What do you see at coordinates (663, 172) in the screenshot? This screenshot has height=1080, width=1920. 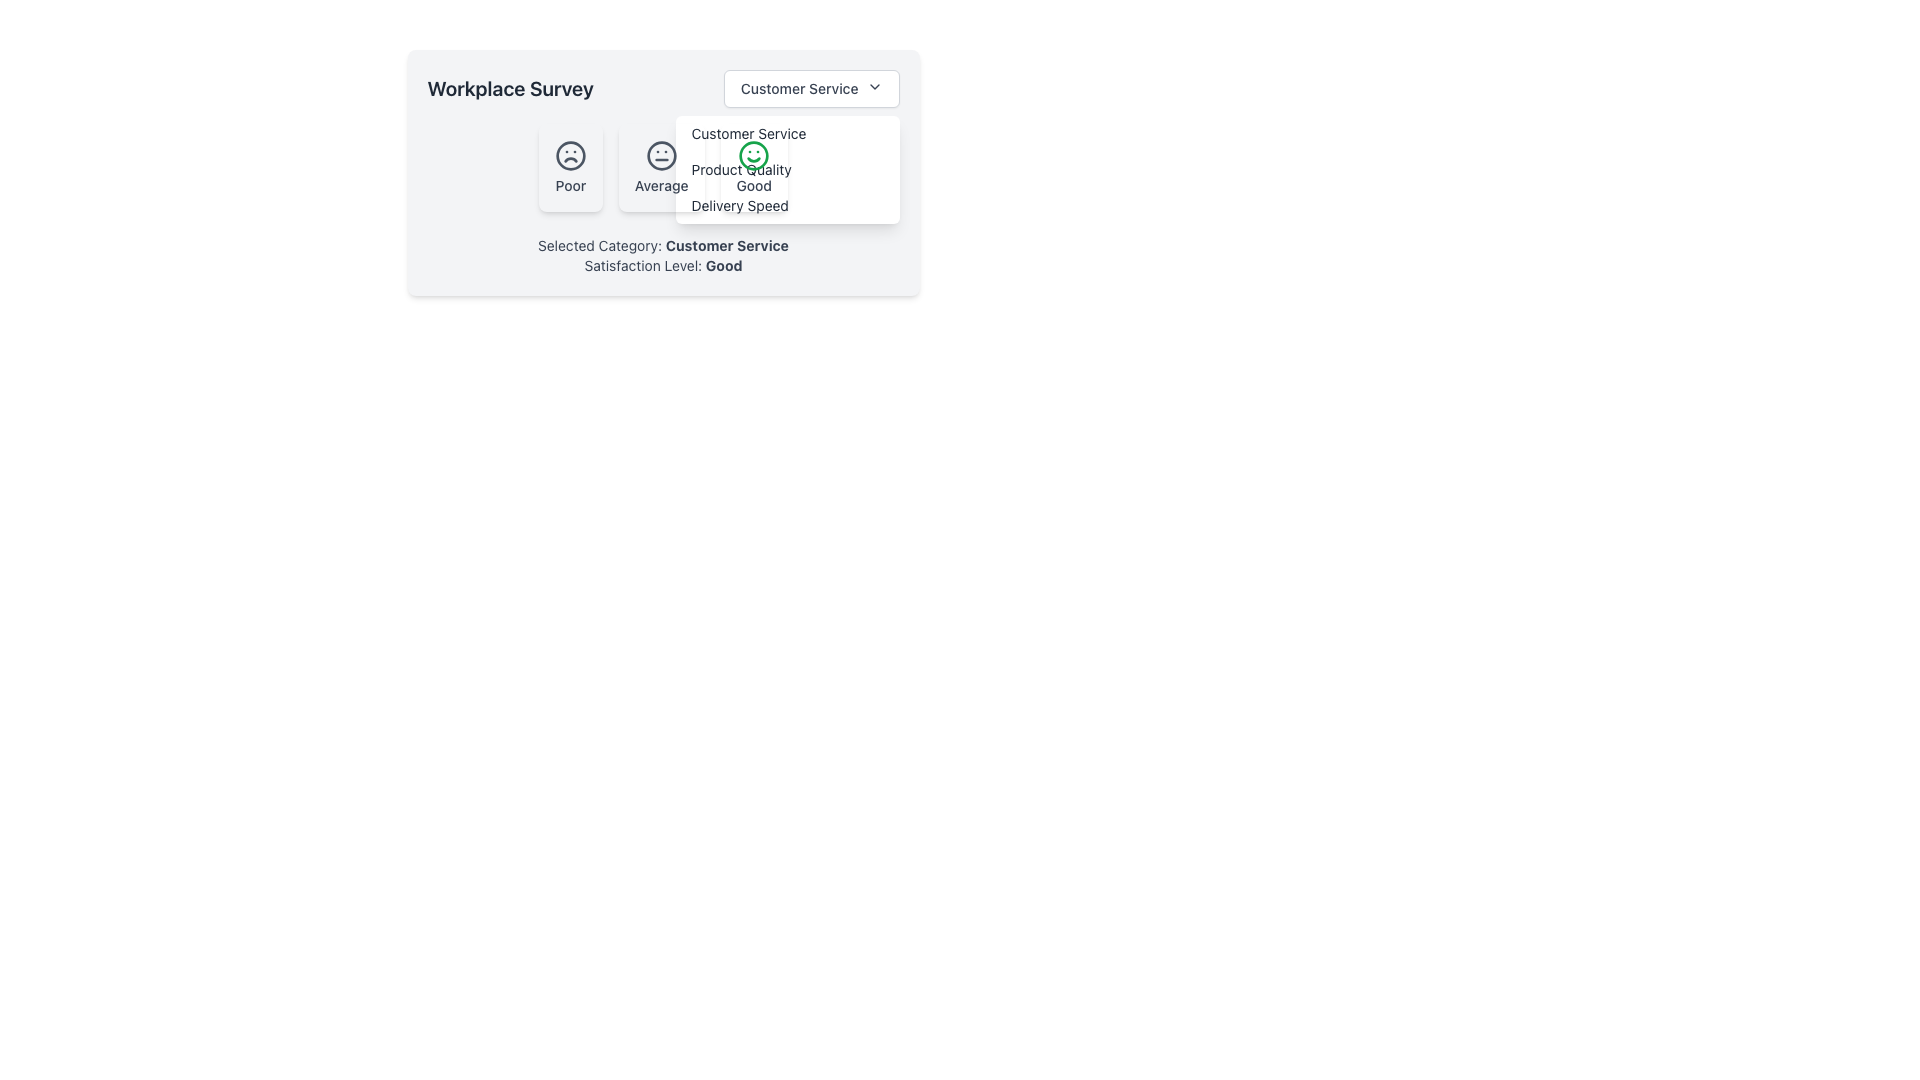 I see `the 'Average' satisfaction level button, which is the second button in a horizontal arrangement of three satisfaction level buttons` at bounding box center [663, 172].